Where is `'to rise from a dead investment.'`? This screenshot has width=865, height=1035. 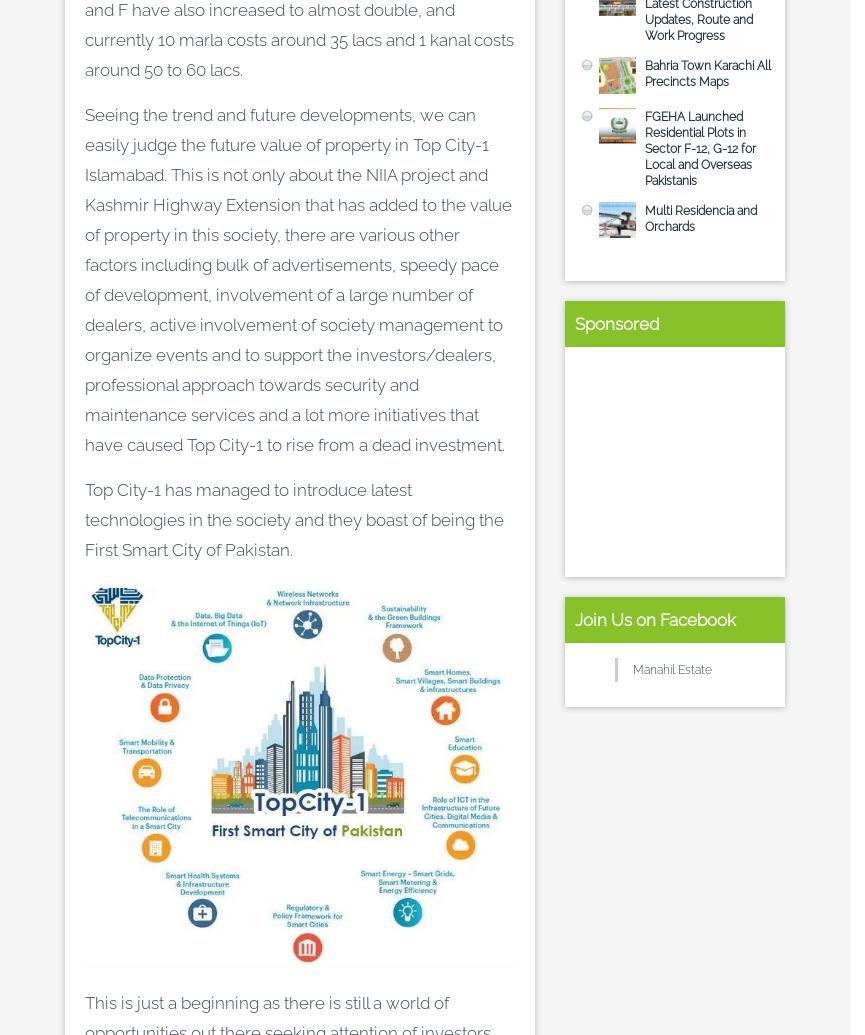 'to rise from a dead investment.' is located at coordinates (383, 444).